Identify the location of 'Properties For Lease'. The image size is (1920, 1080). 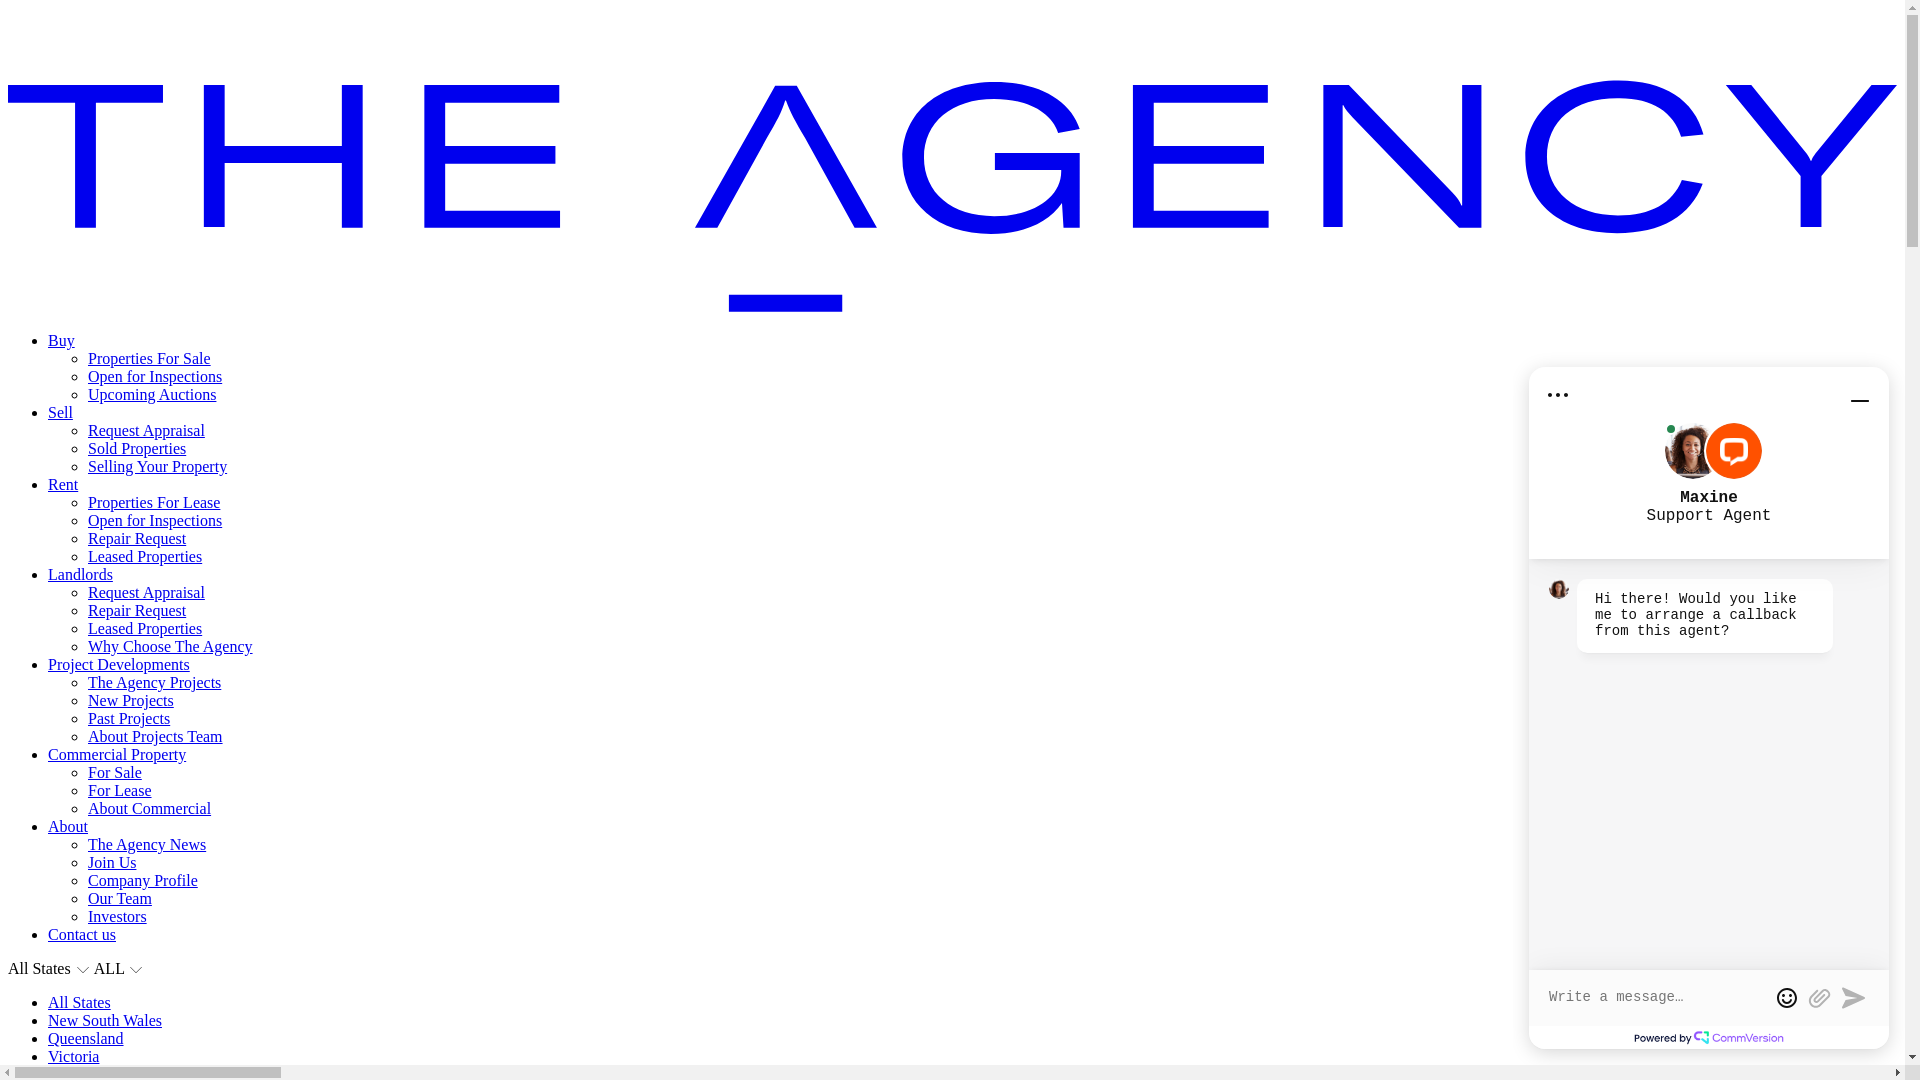
(152, 501).